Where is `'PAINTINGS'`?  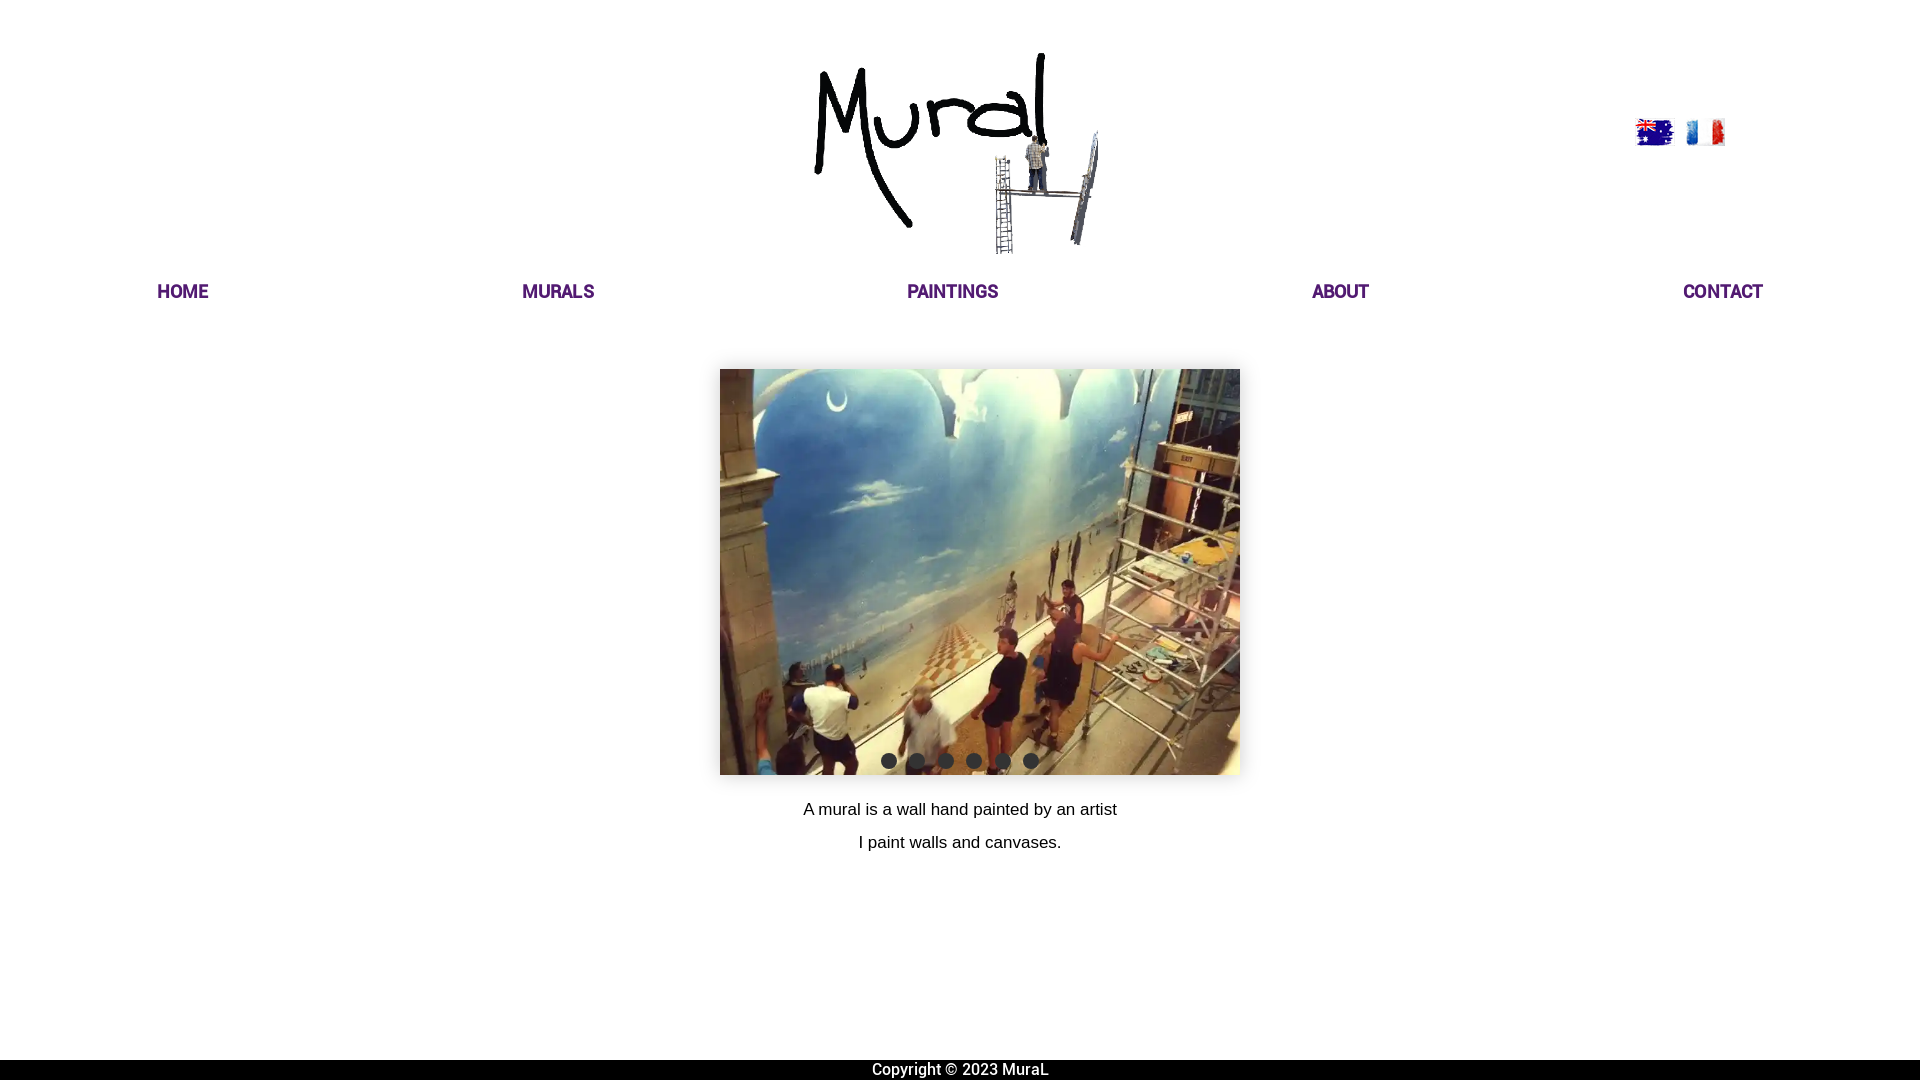
'PAINTINGS' is located at coordinates (951, 291).